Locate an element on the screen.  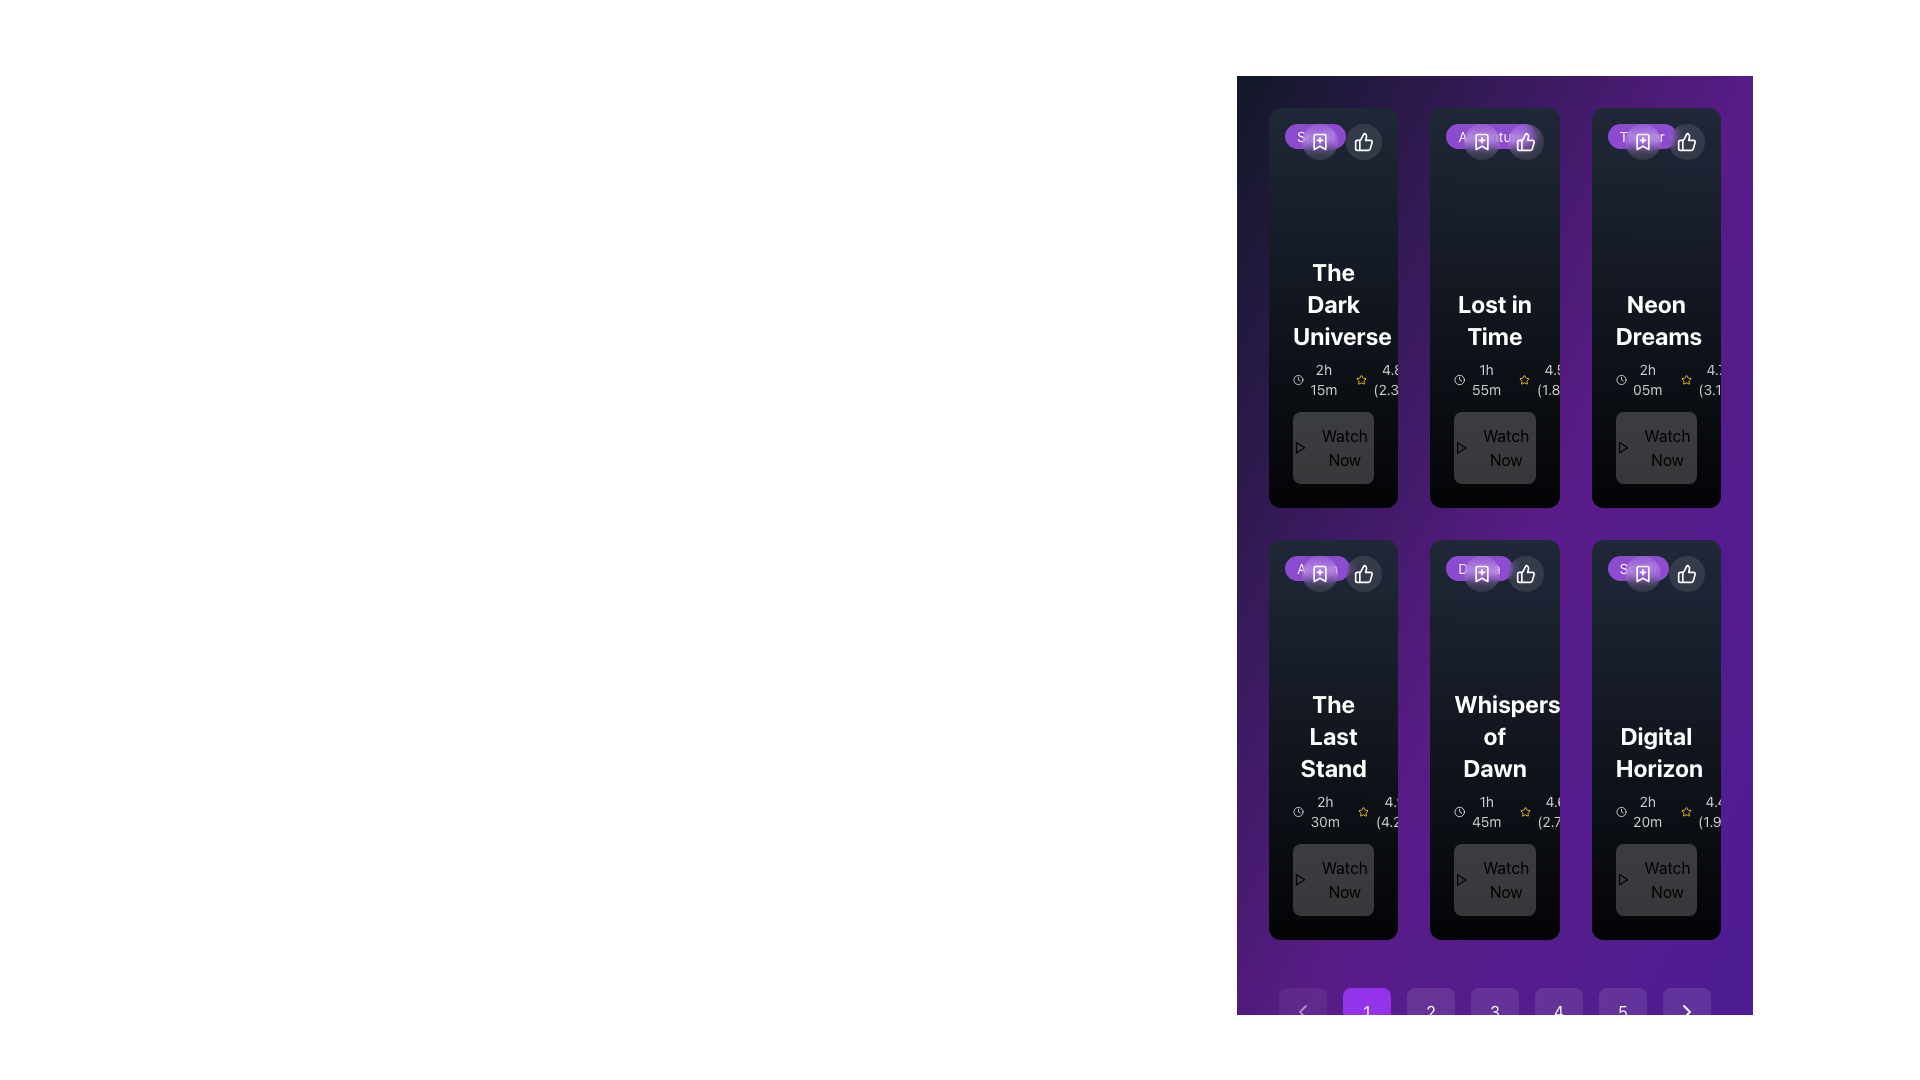
the thumbs-up symbol, which is a white outline icon on a dark interface, located in the top right corner of a card layout, to register a 'like' action is located at coordinates (1524, 574).